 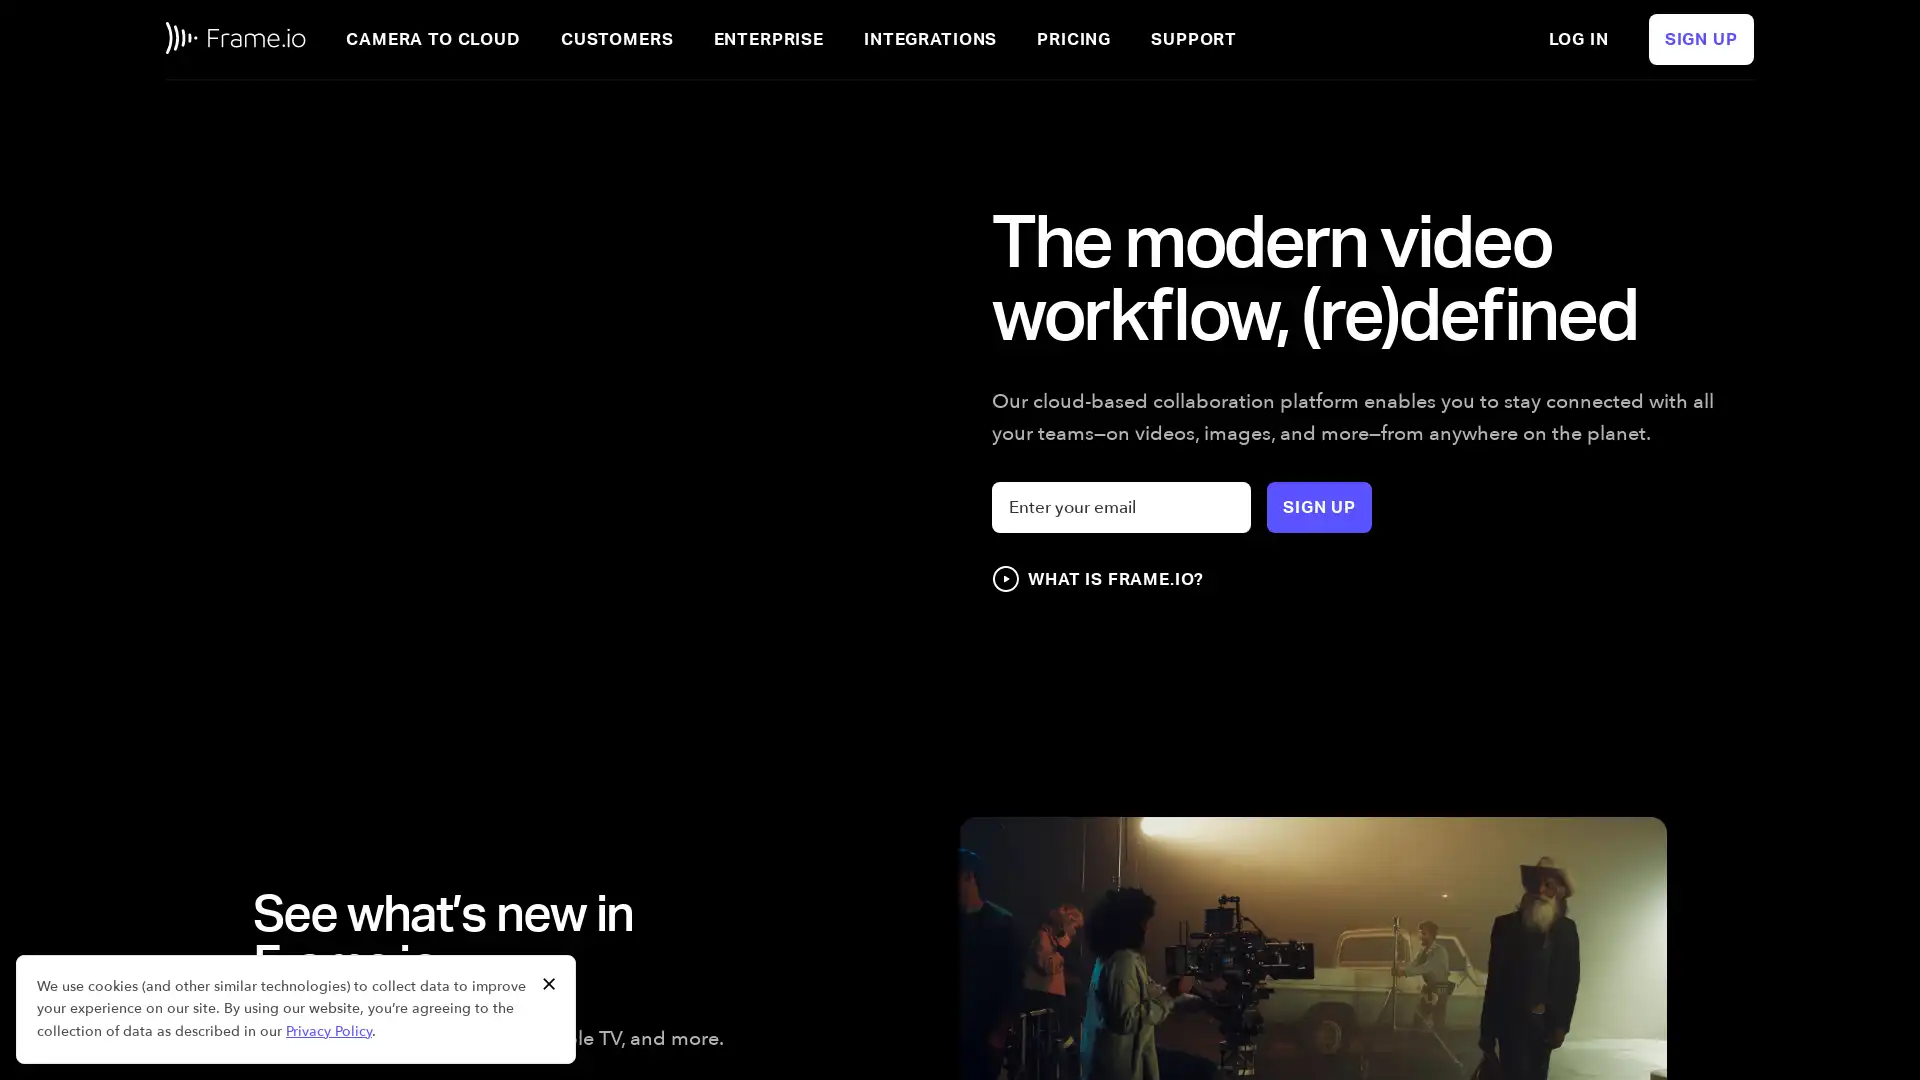 What do you see at coordinates (1319, 506) in the screenshot?
I see `Submit email address` at bounding box center [1319, 506].